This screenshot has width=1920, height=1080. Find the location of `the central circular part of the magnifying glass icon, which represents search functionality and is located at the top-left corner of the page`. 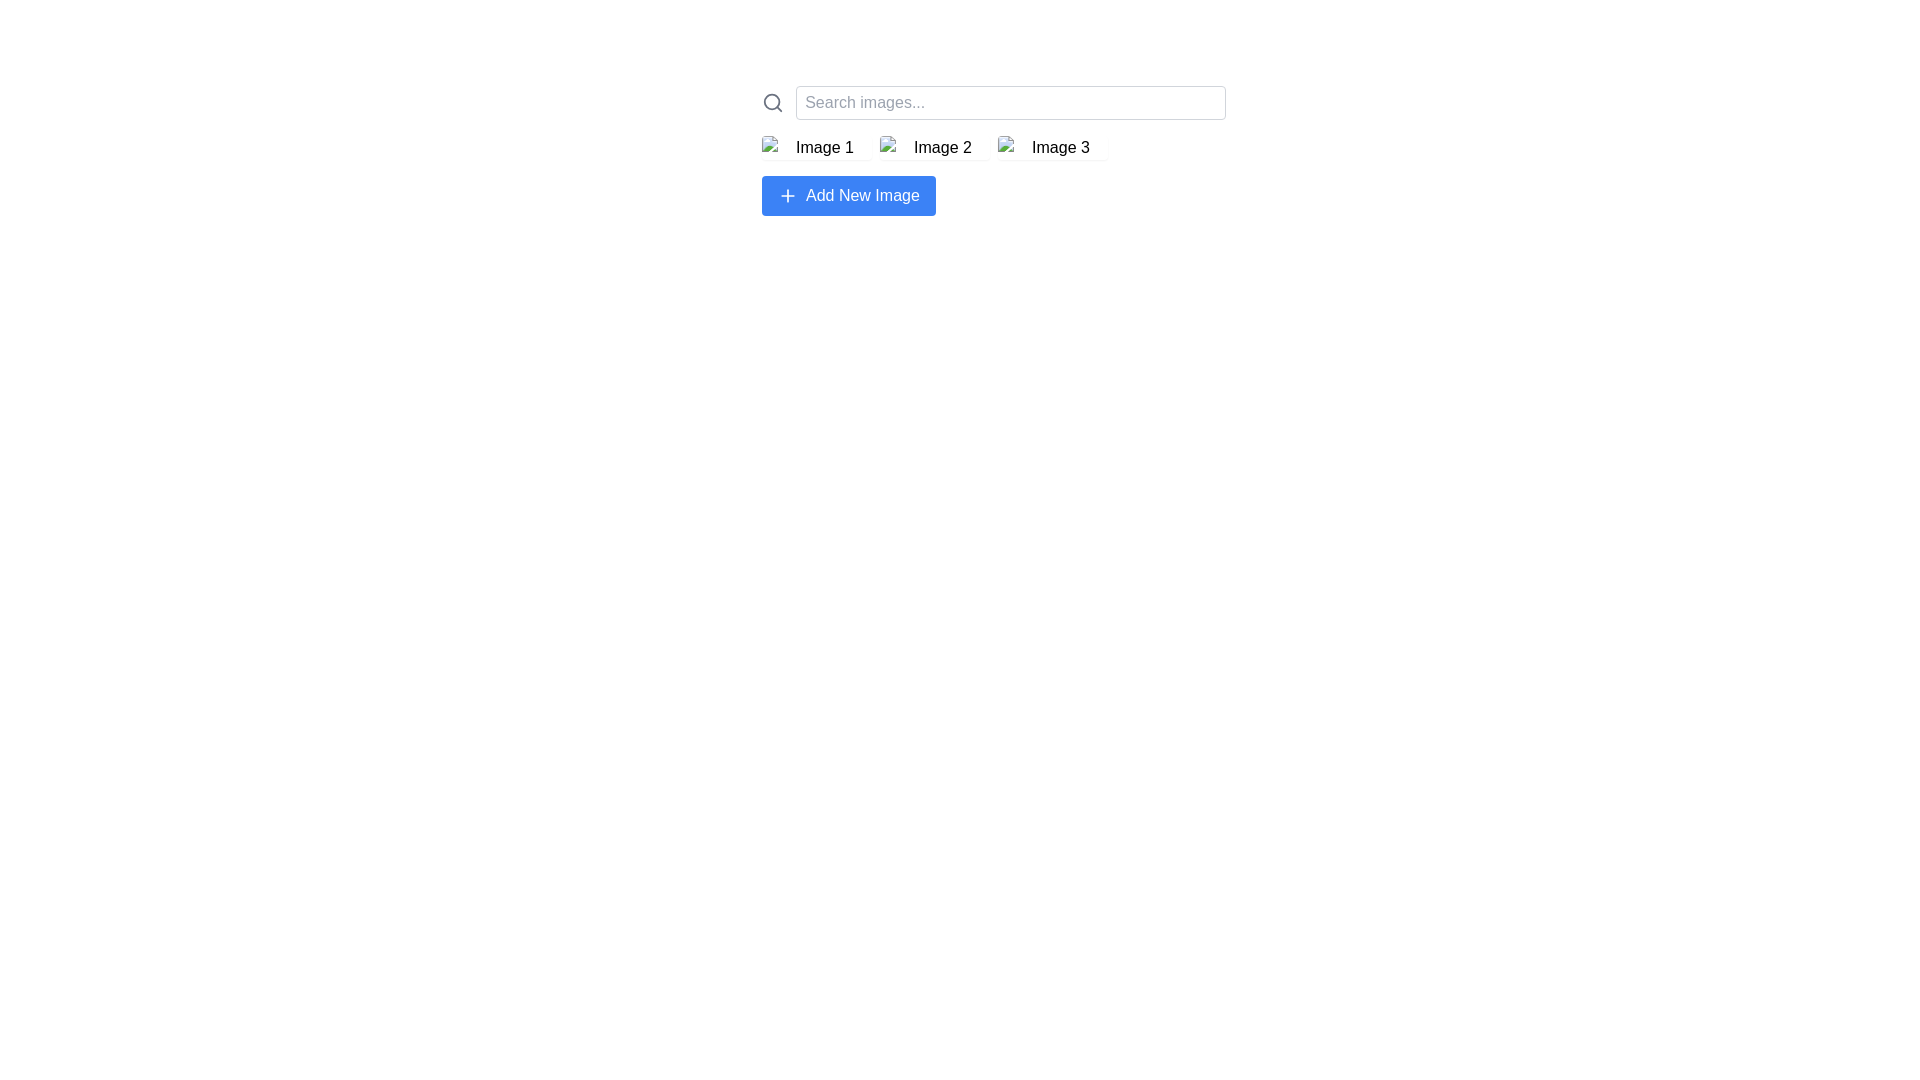

the central circular part of the magnifying glass icon, which represents search functionality and is located at the top-left corner of the page is located at coordinates (771, 102).